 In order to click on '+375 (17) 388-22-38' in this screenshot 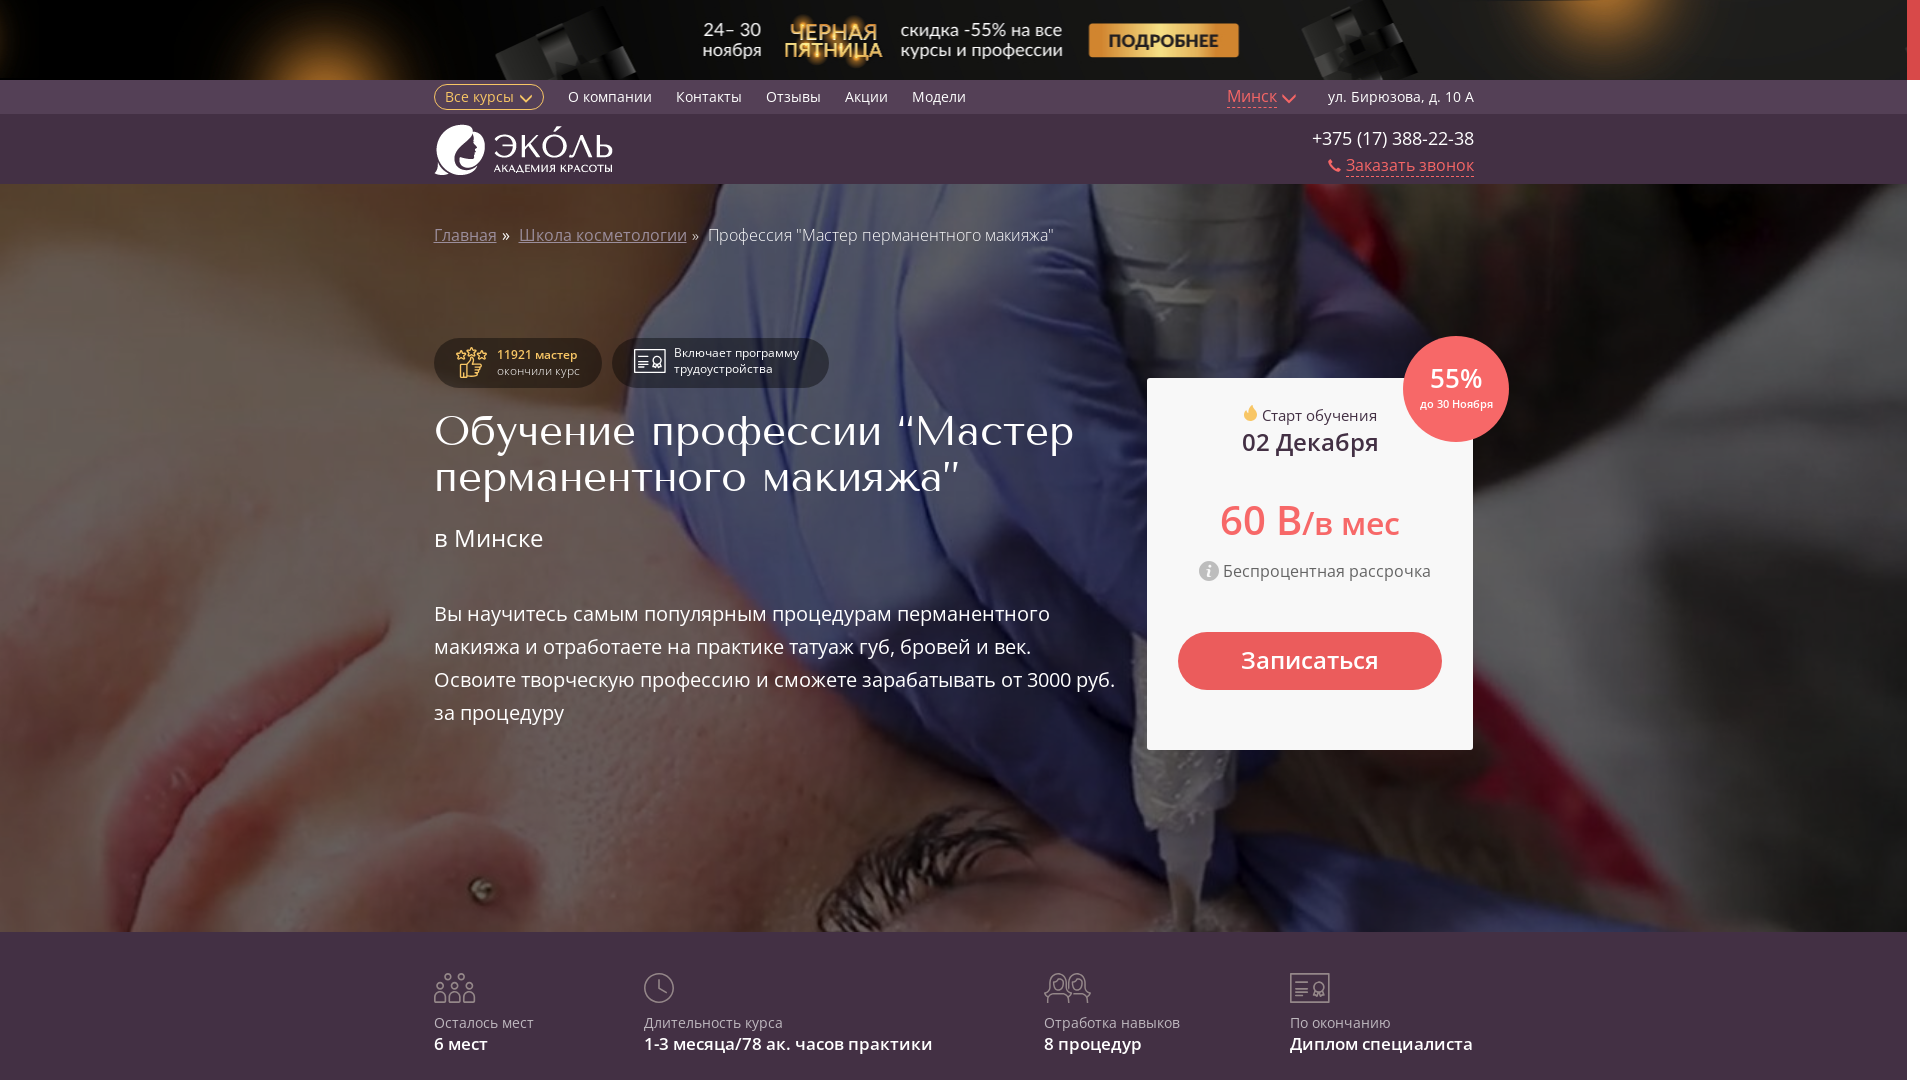, I will do `click(1311, 137)`.